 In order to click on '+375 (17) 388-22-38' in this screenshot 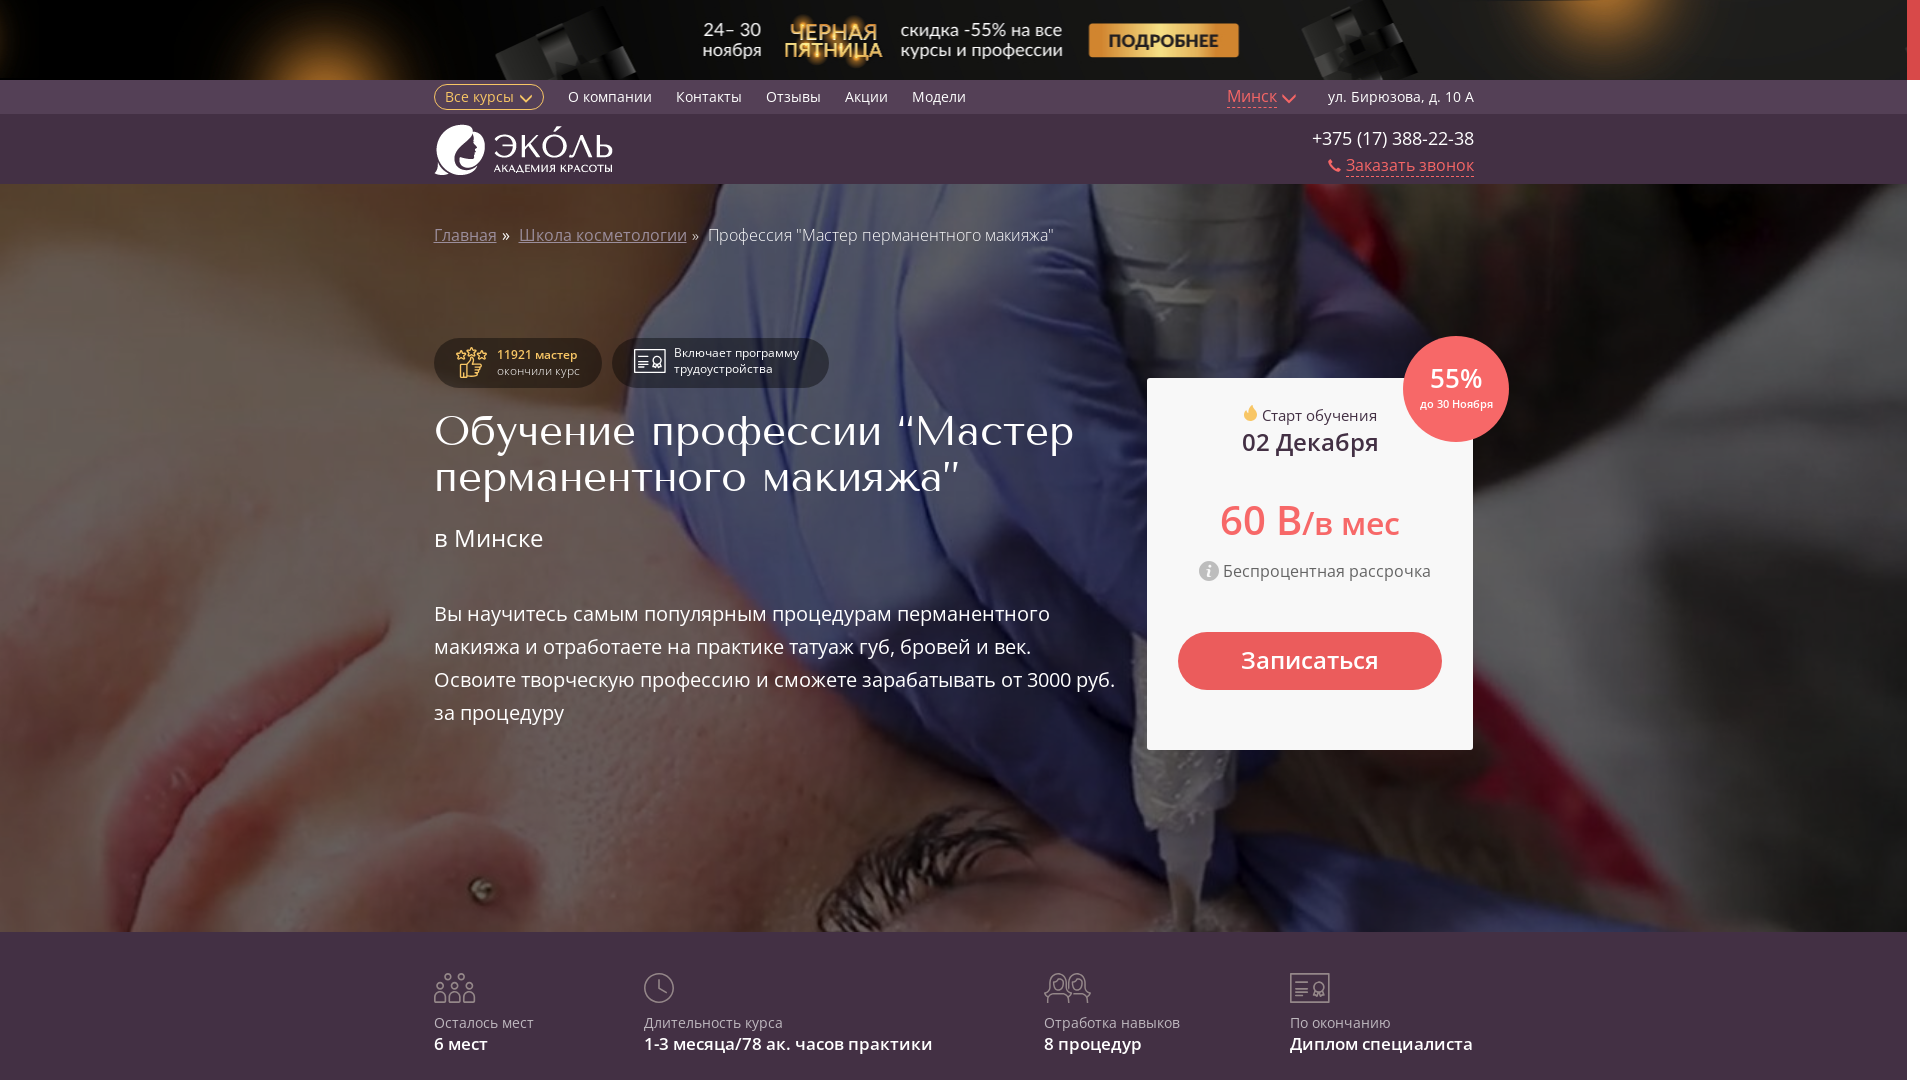, I will do `click(1311, 137)`.